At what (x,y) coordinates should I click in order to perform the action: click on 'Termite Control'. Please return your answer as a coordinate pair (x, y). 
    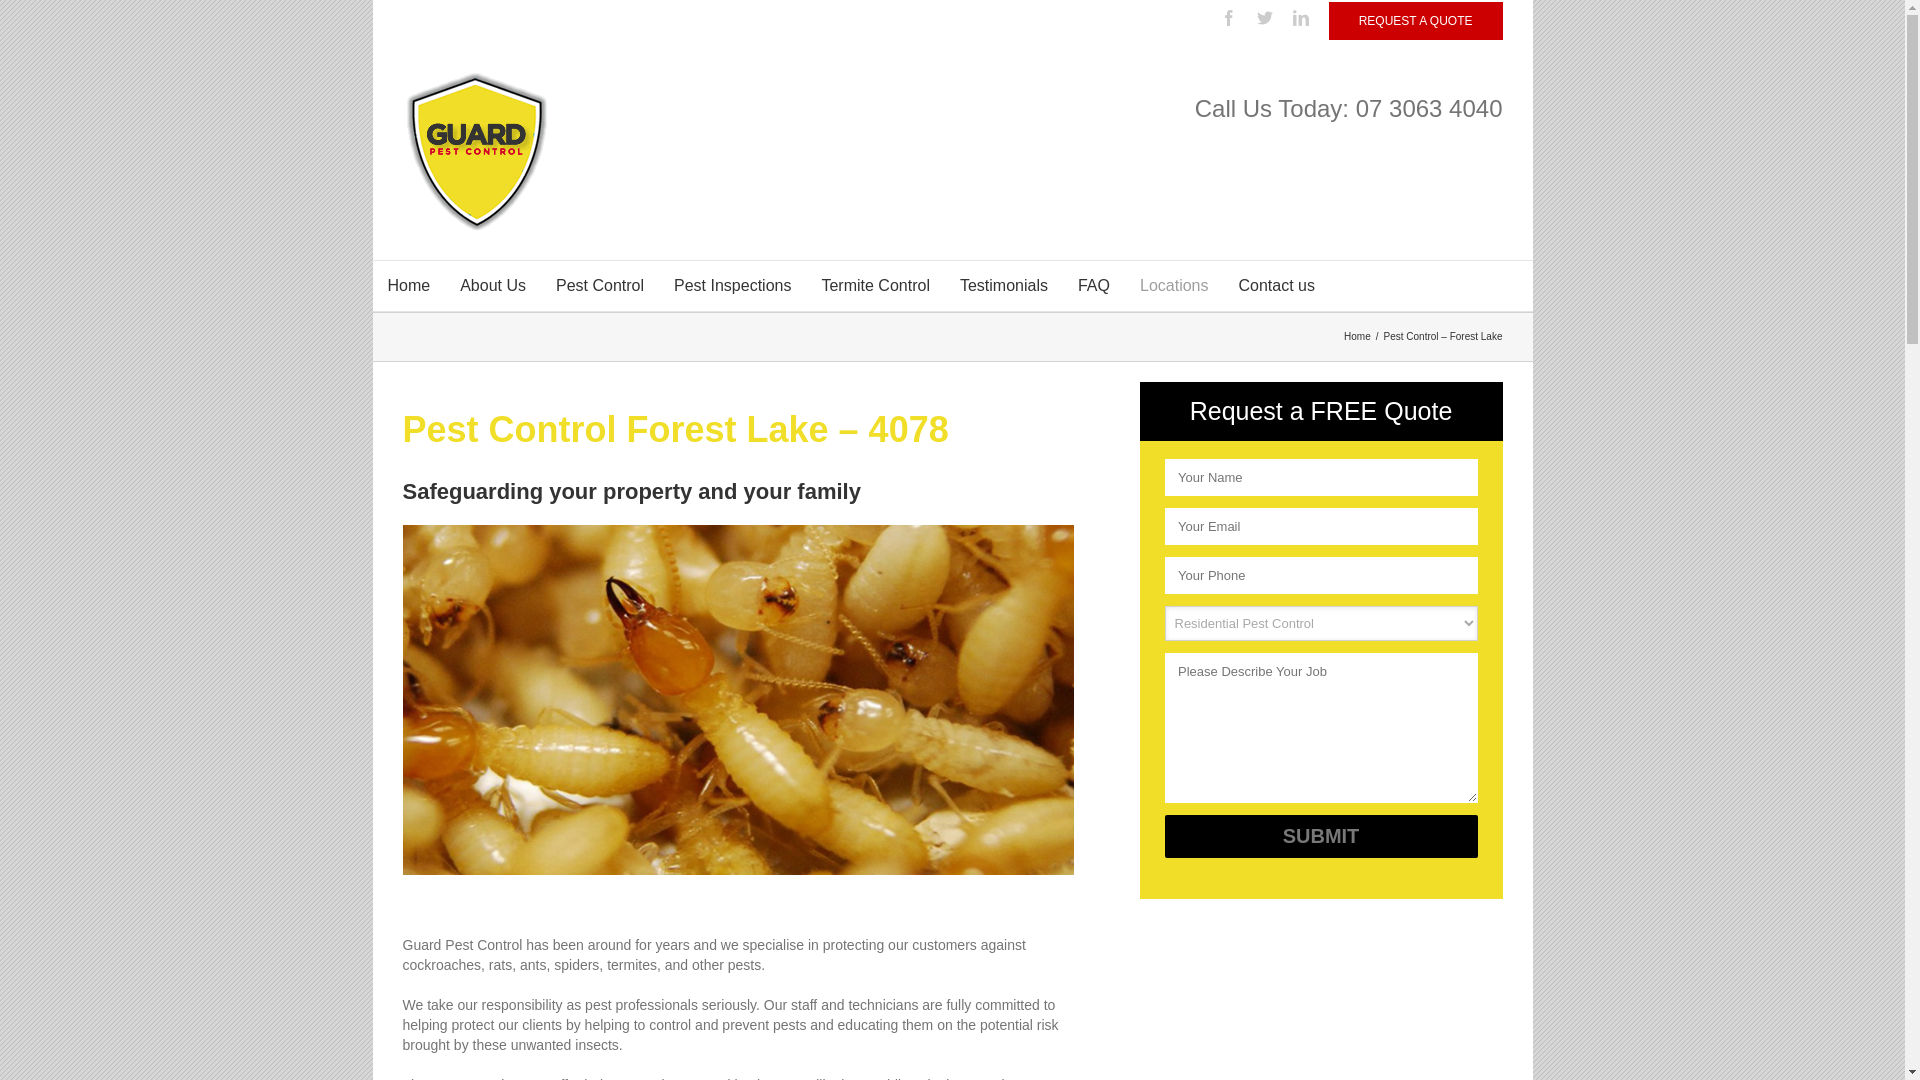
    Looking at the image, I should click on (874, 285).